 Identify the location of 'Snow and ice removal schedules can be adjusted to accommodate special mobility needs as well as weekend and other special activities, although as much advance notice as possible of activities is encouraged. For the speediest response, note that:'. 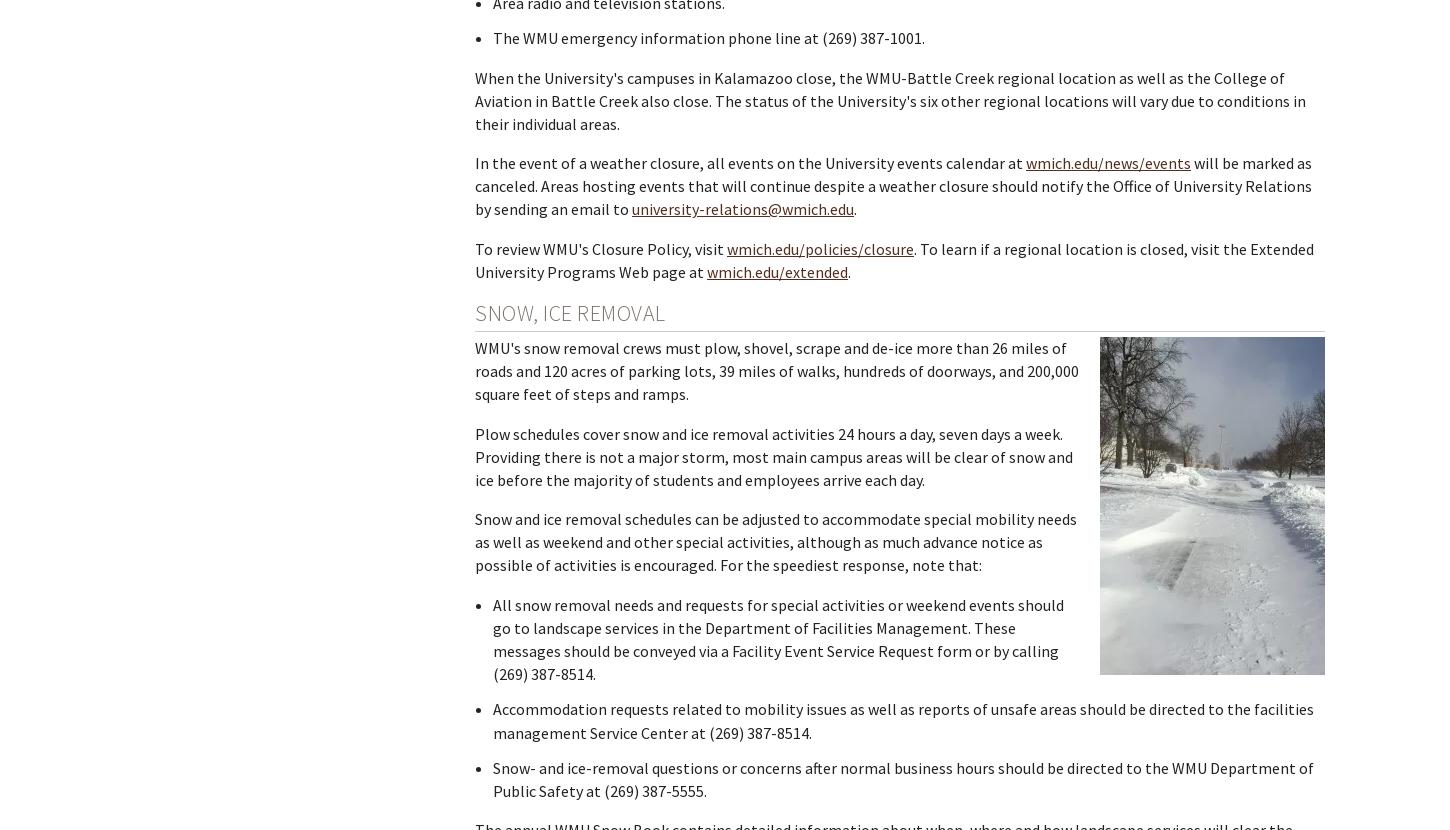
(474, 540).